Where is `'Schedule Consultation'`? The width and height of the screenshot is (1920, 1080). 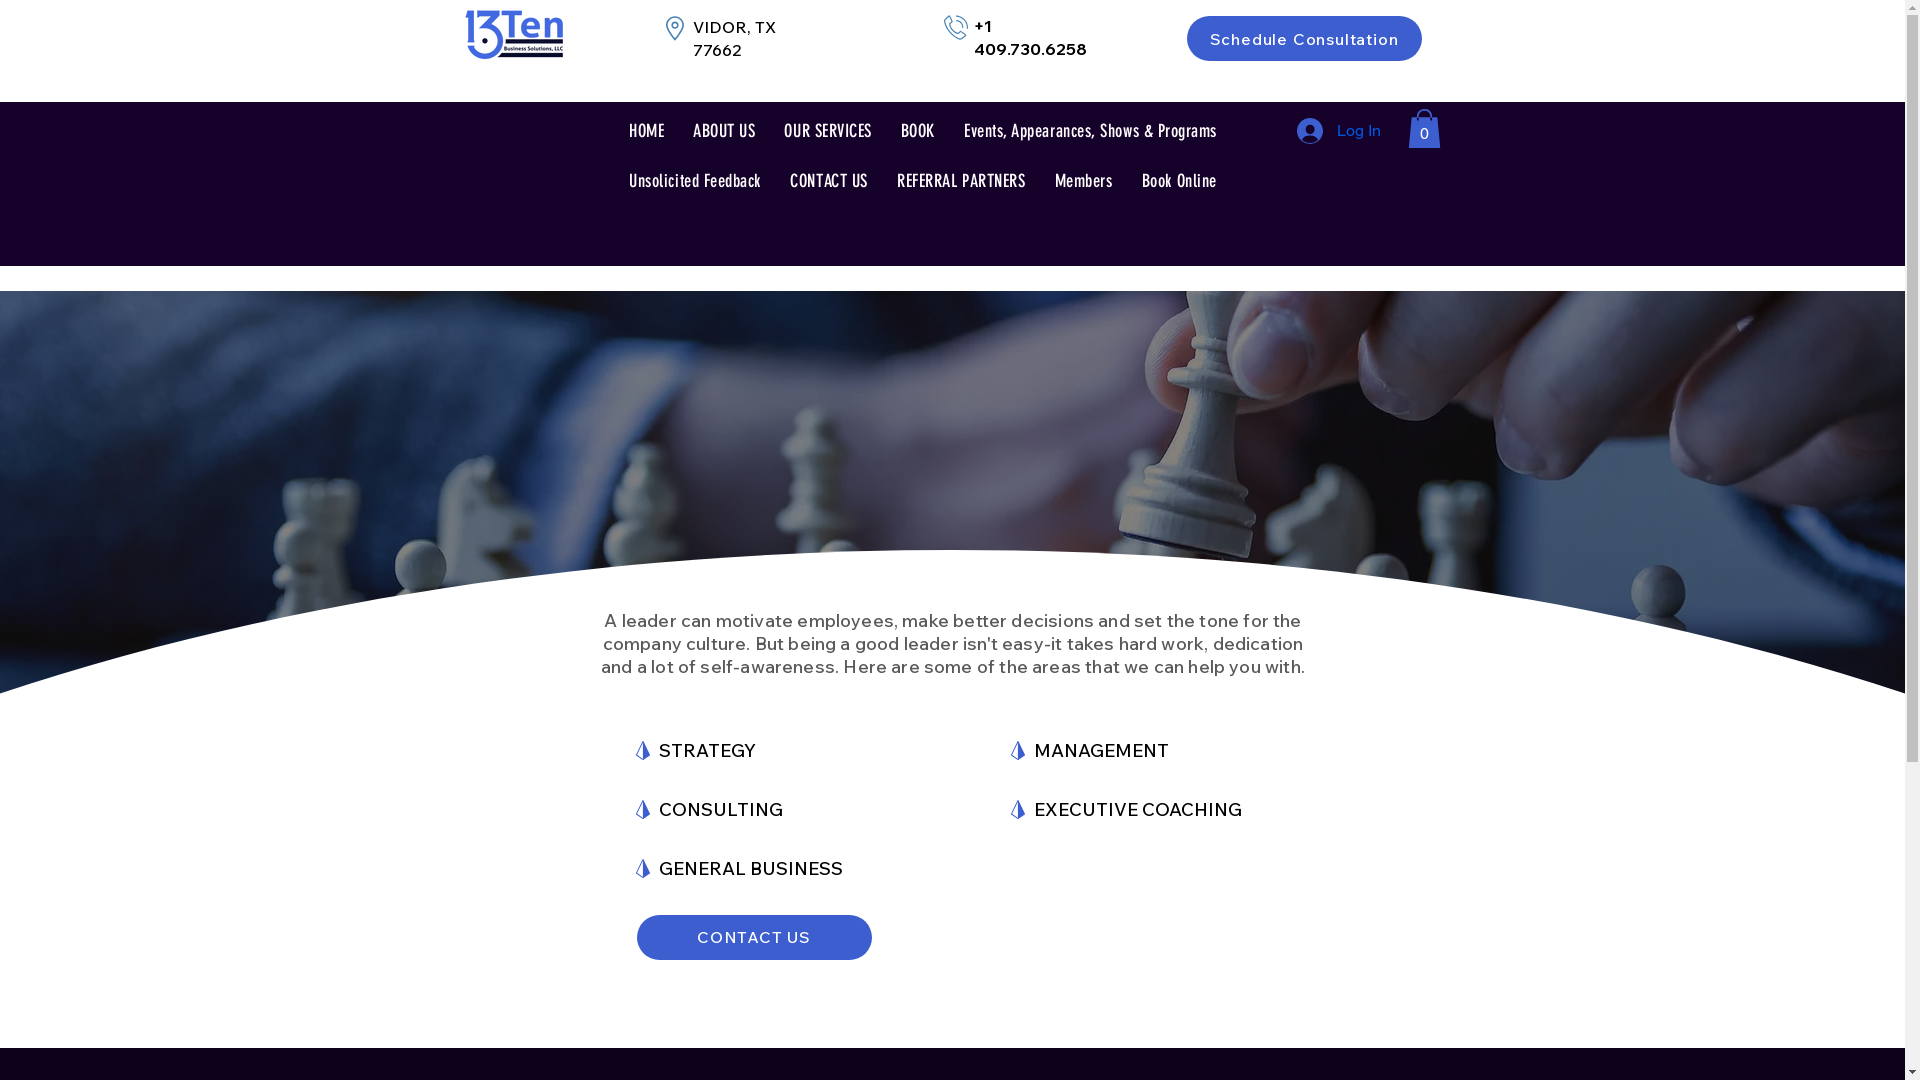
'Schedule Consultation' is located at coordinates (1303, 38).